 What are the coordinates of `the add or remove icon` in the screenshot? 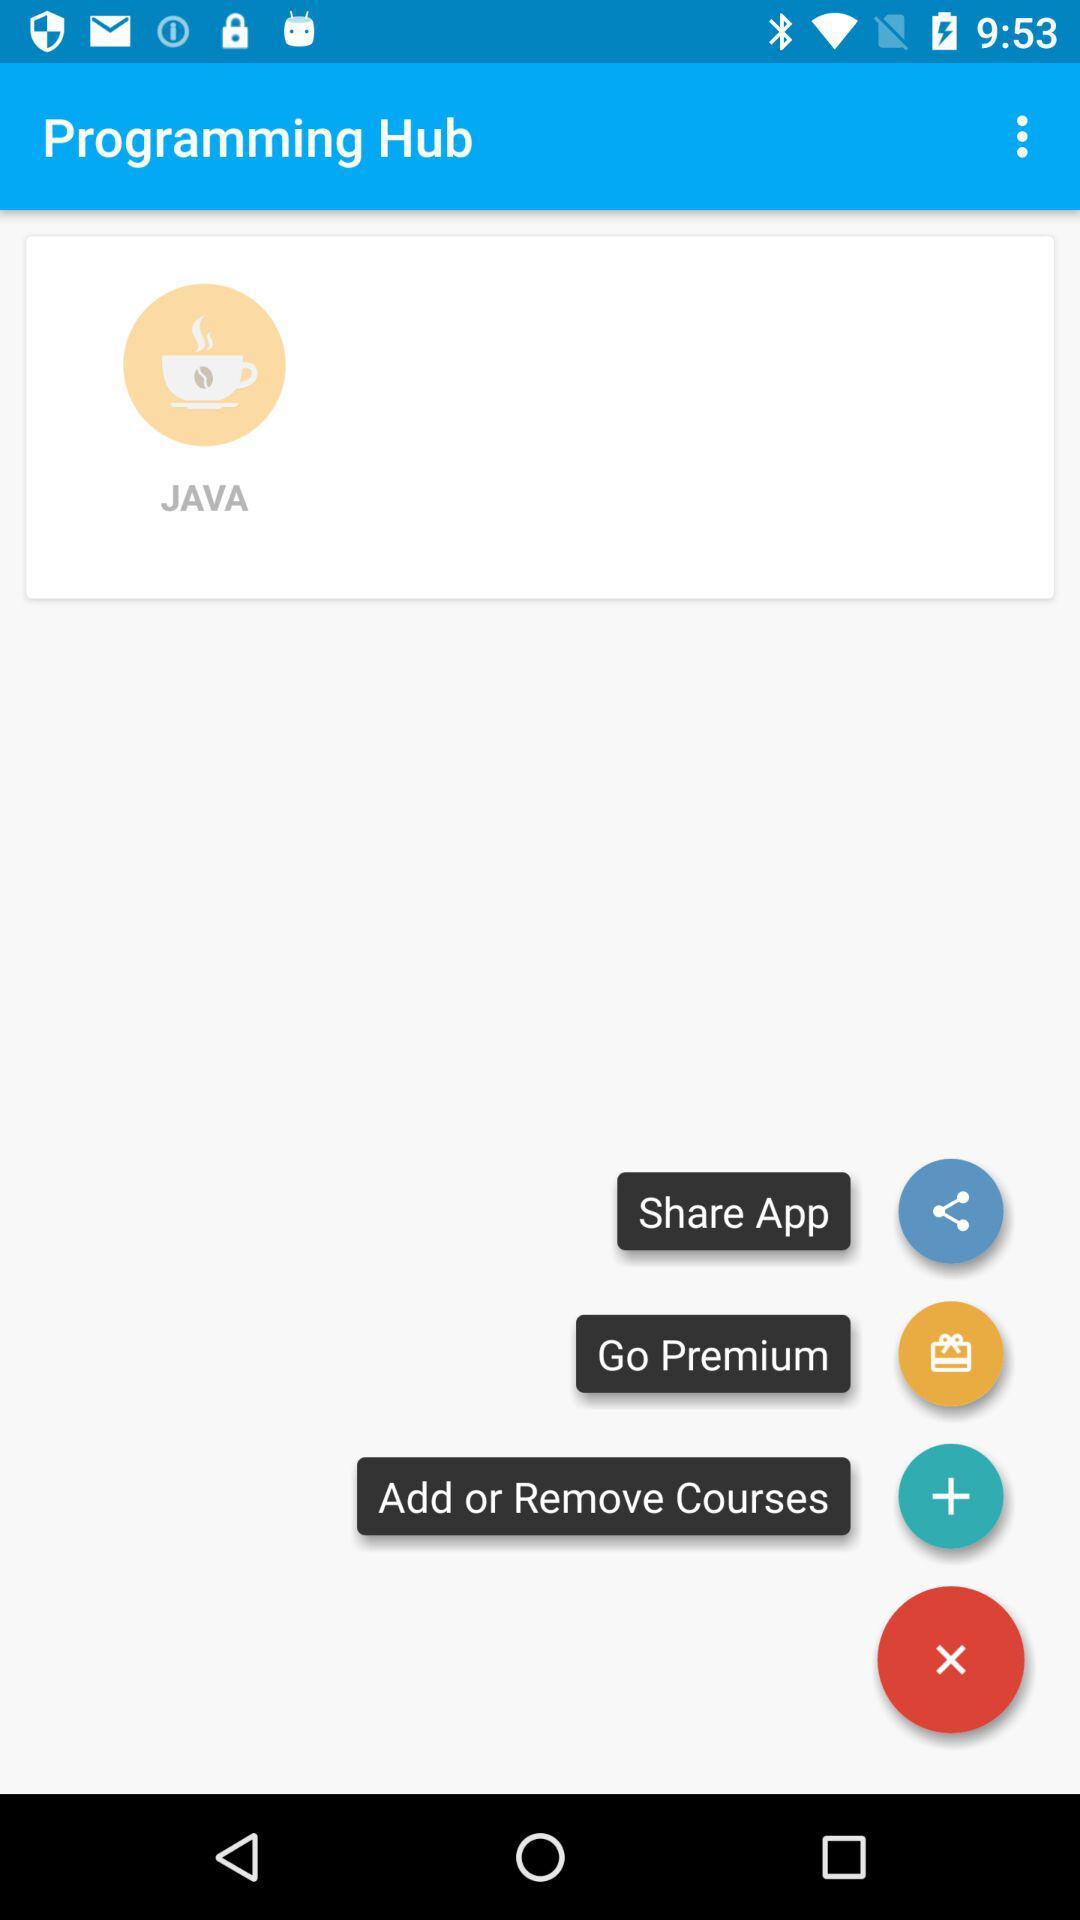 It's located at (602, 1496).